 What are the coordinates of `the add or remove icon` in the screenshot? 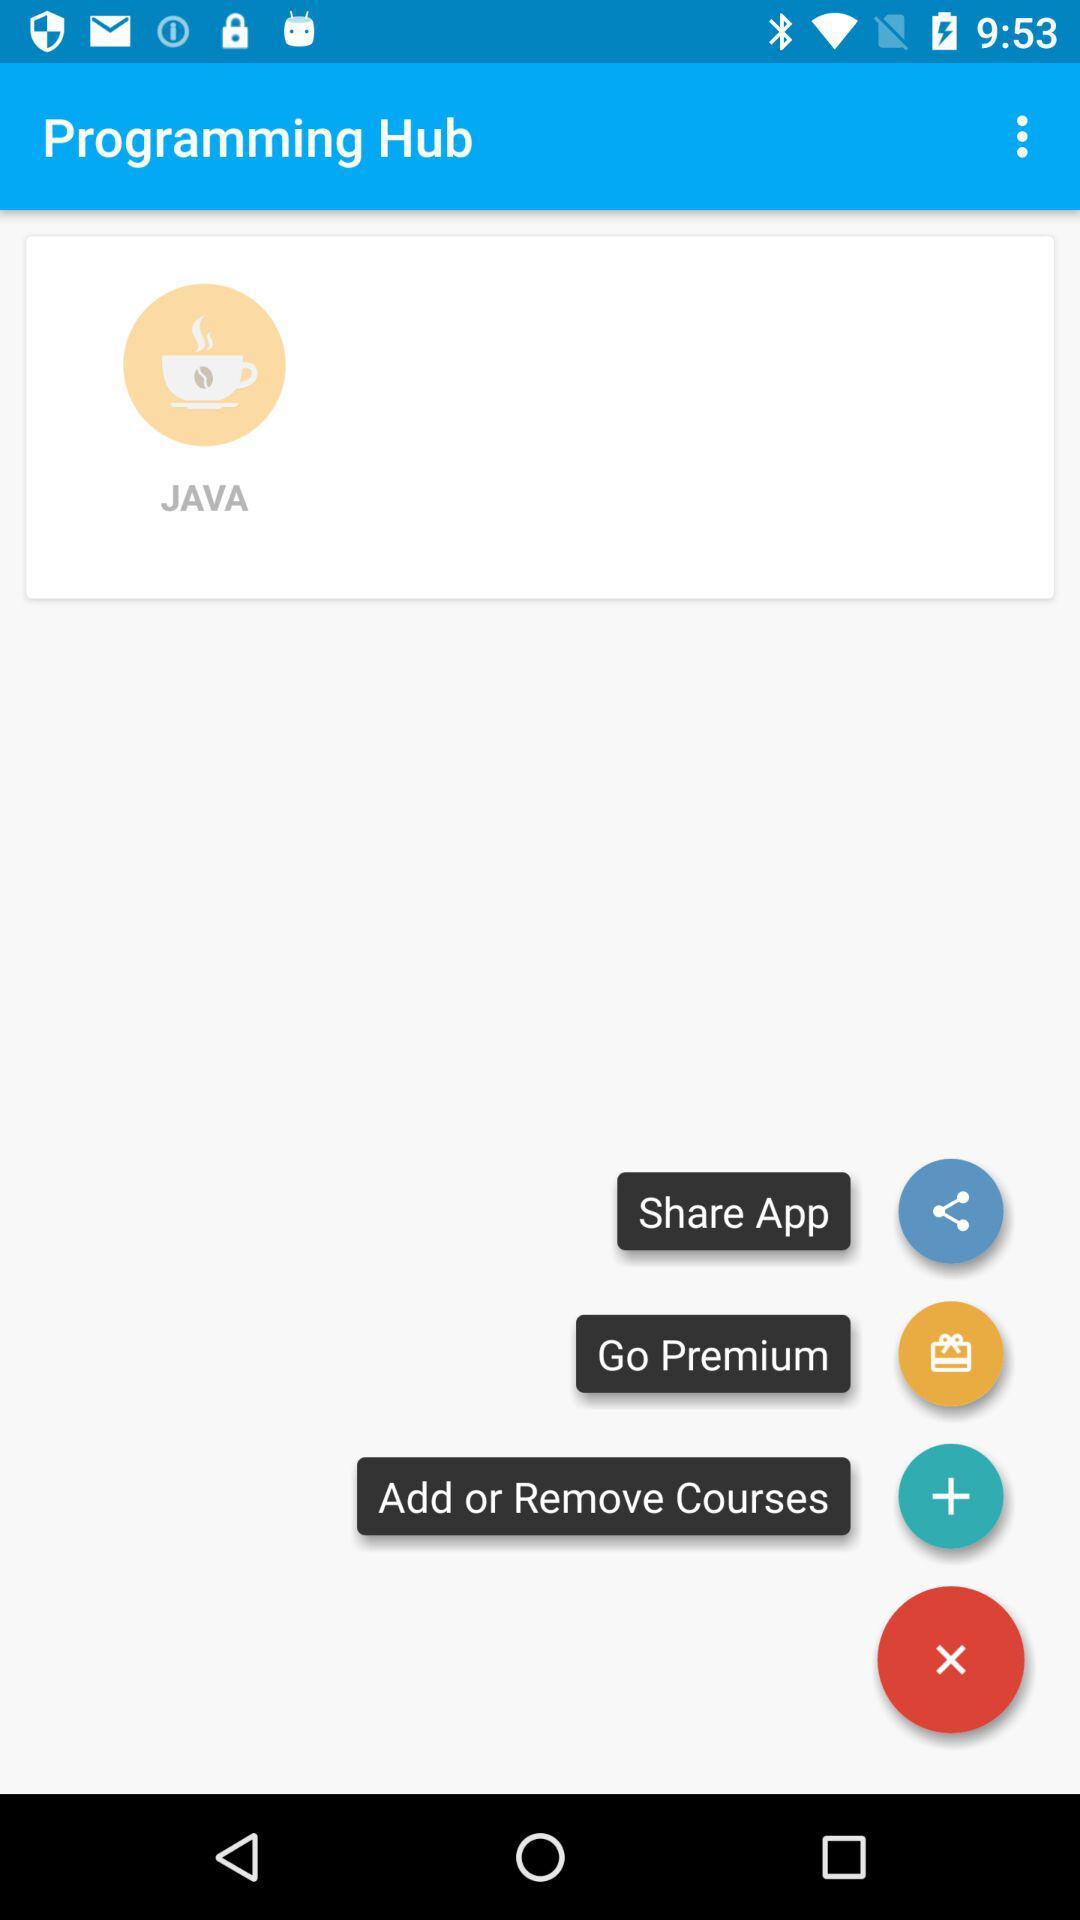 It's located at (602, 1496).